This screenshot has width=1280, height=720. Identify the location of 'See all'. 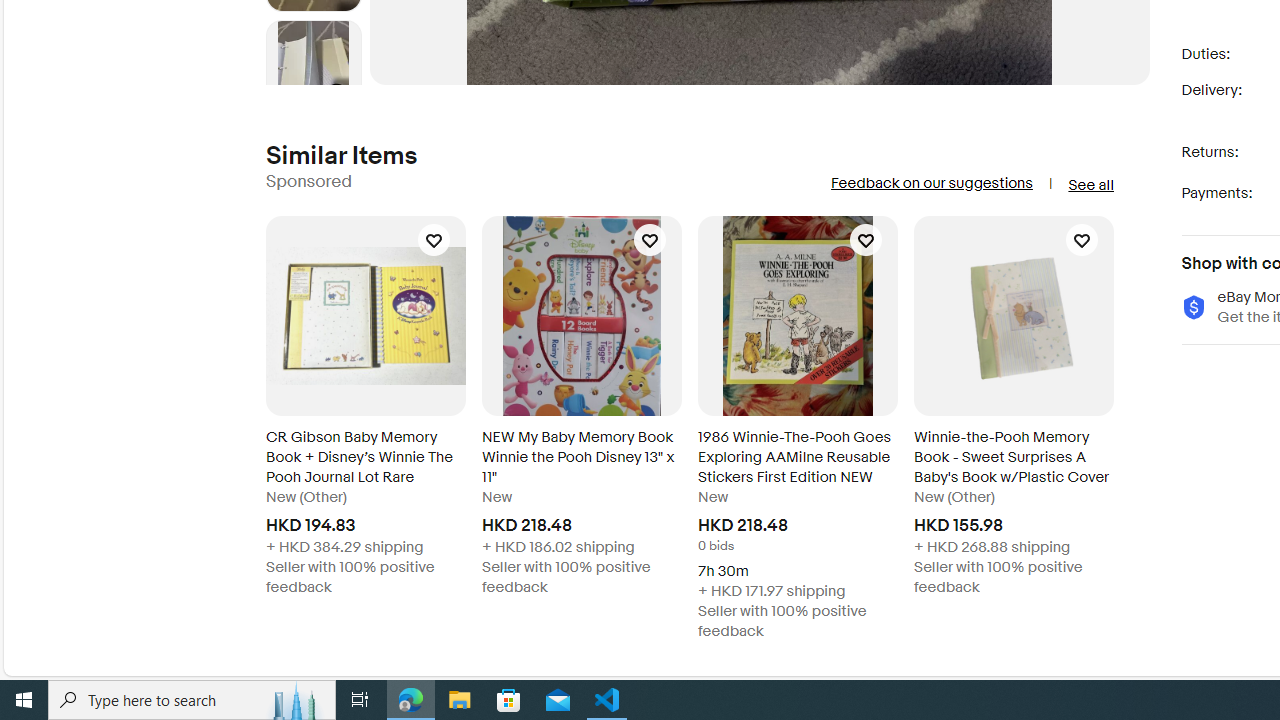
(1089, 185).